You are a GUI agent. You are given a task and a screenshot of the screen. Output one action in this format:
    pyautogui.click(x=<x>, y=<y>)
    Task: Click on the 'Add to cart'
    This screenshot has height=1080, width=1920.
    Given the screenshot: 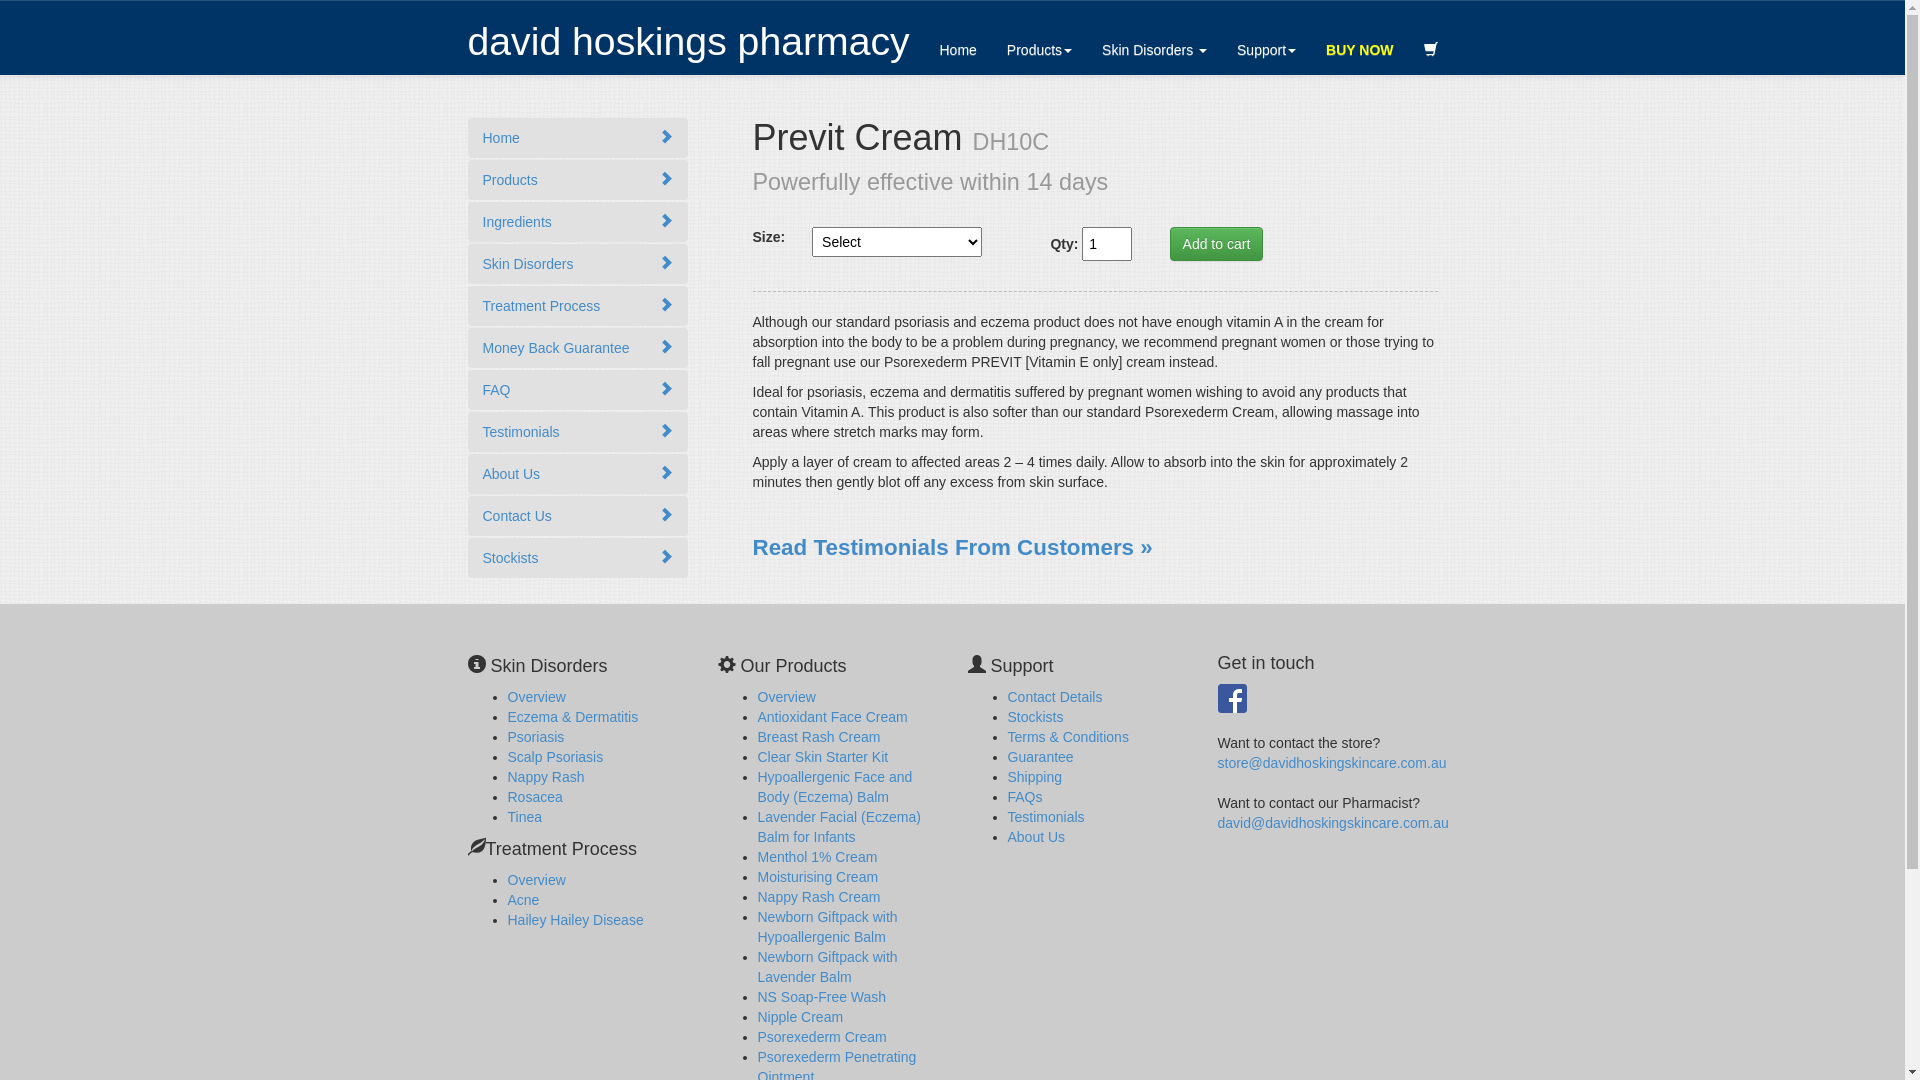 What is the action you would take?
    pyautogui.click(x=1170, y=242)
    